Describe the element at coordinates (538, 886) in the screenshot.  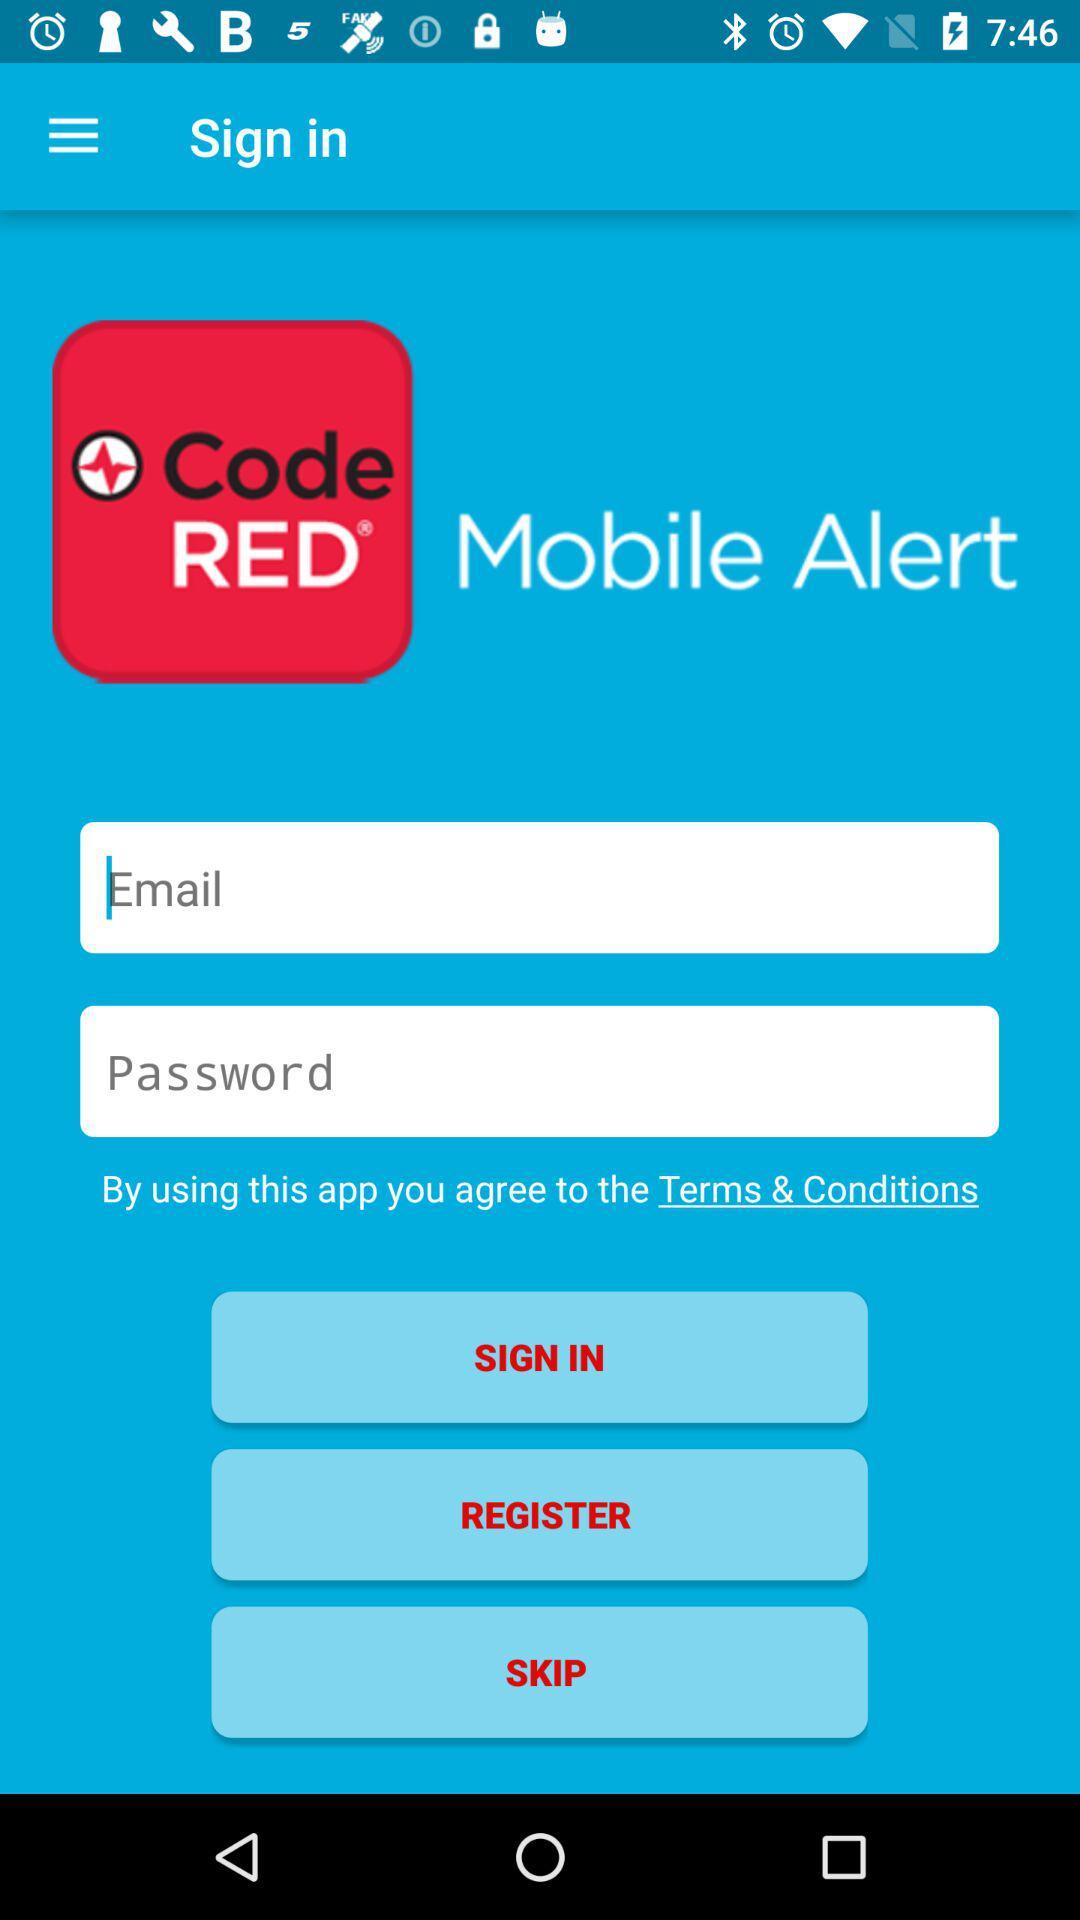
I see `email address` at that location.